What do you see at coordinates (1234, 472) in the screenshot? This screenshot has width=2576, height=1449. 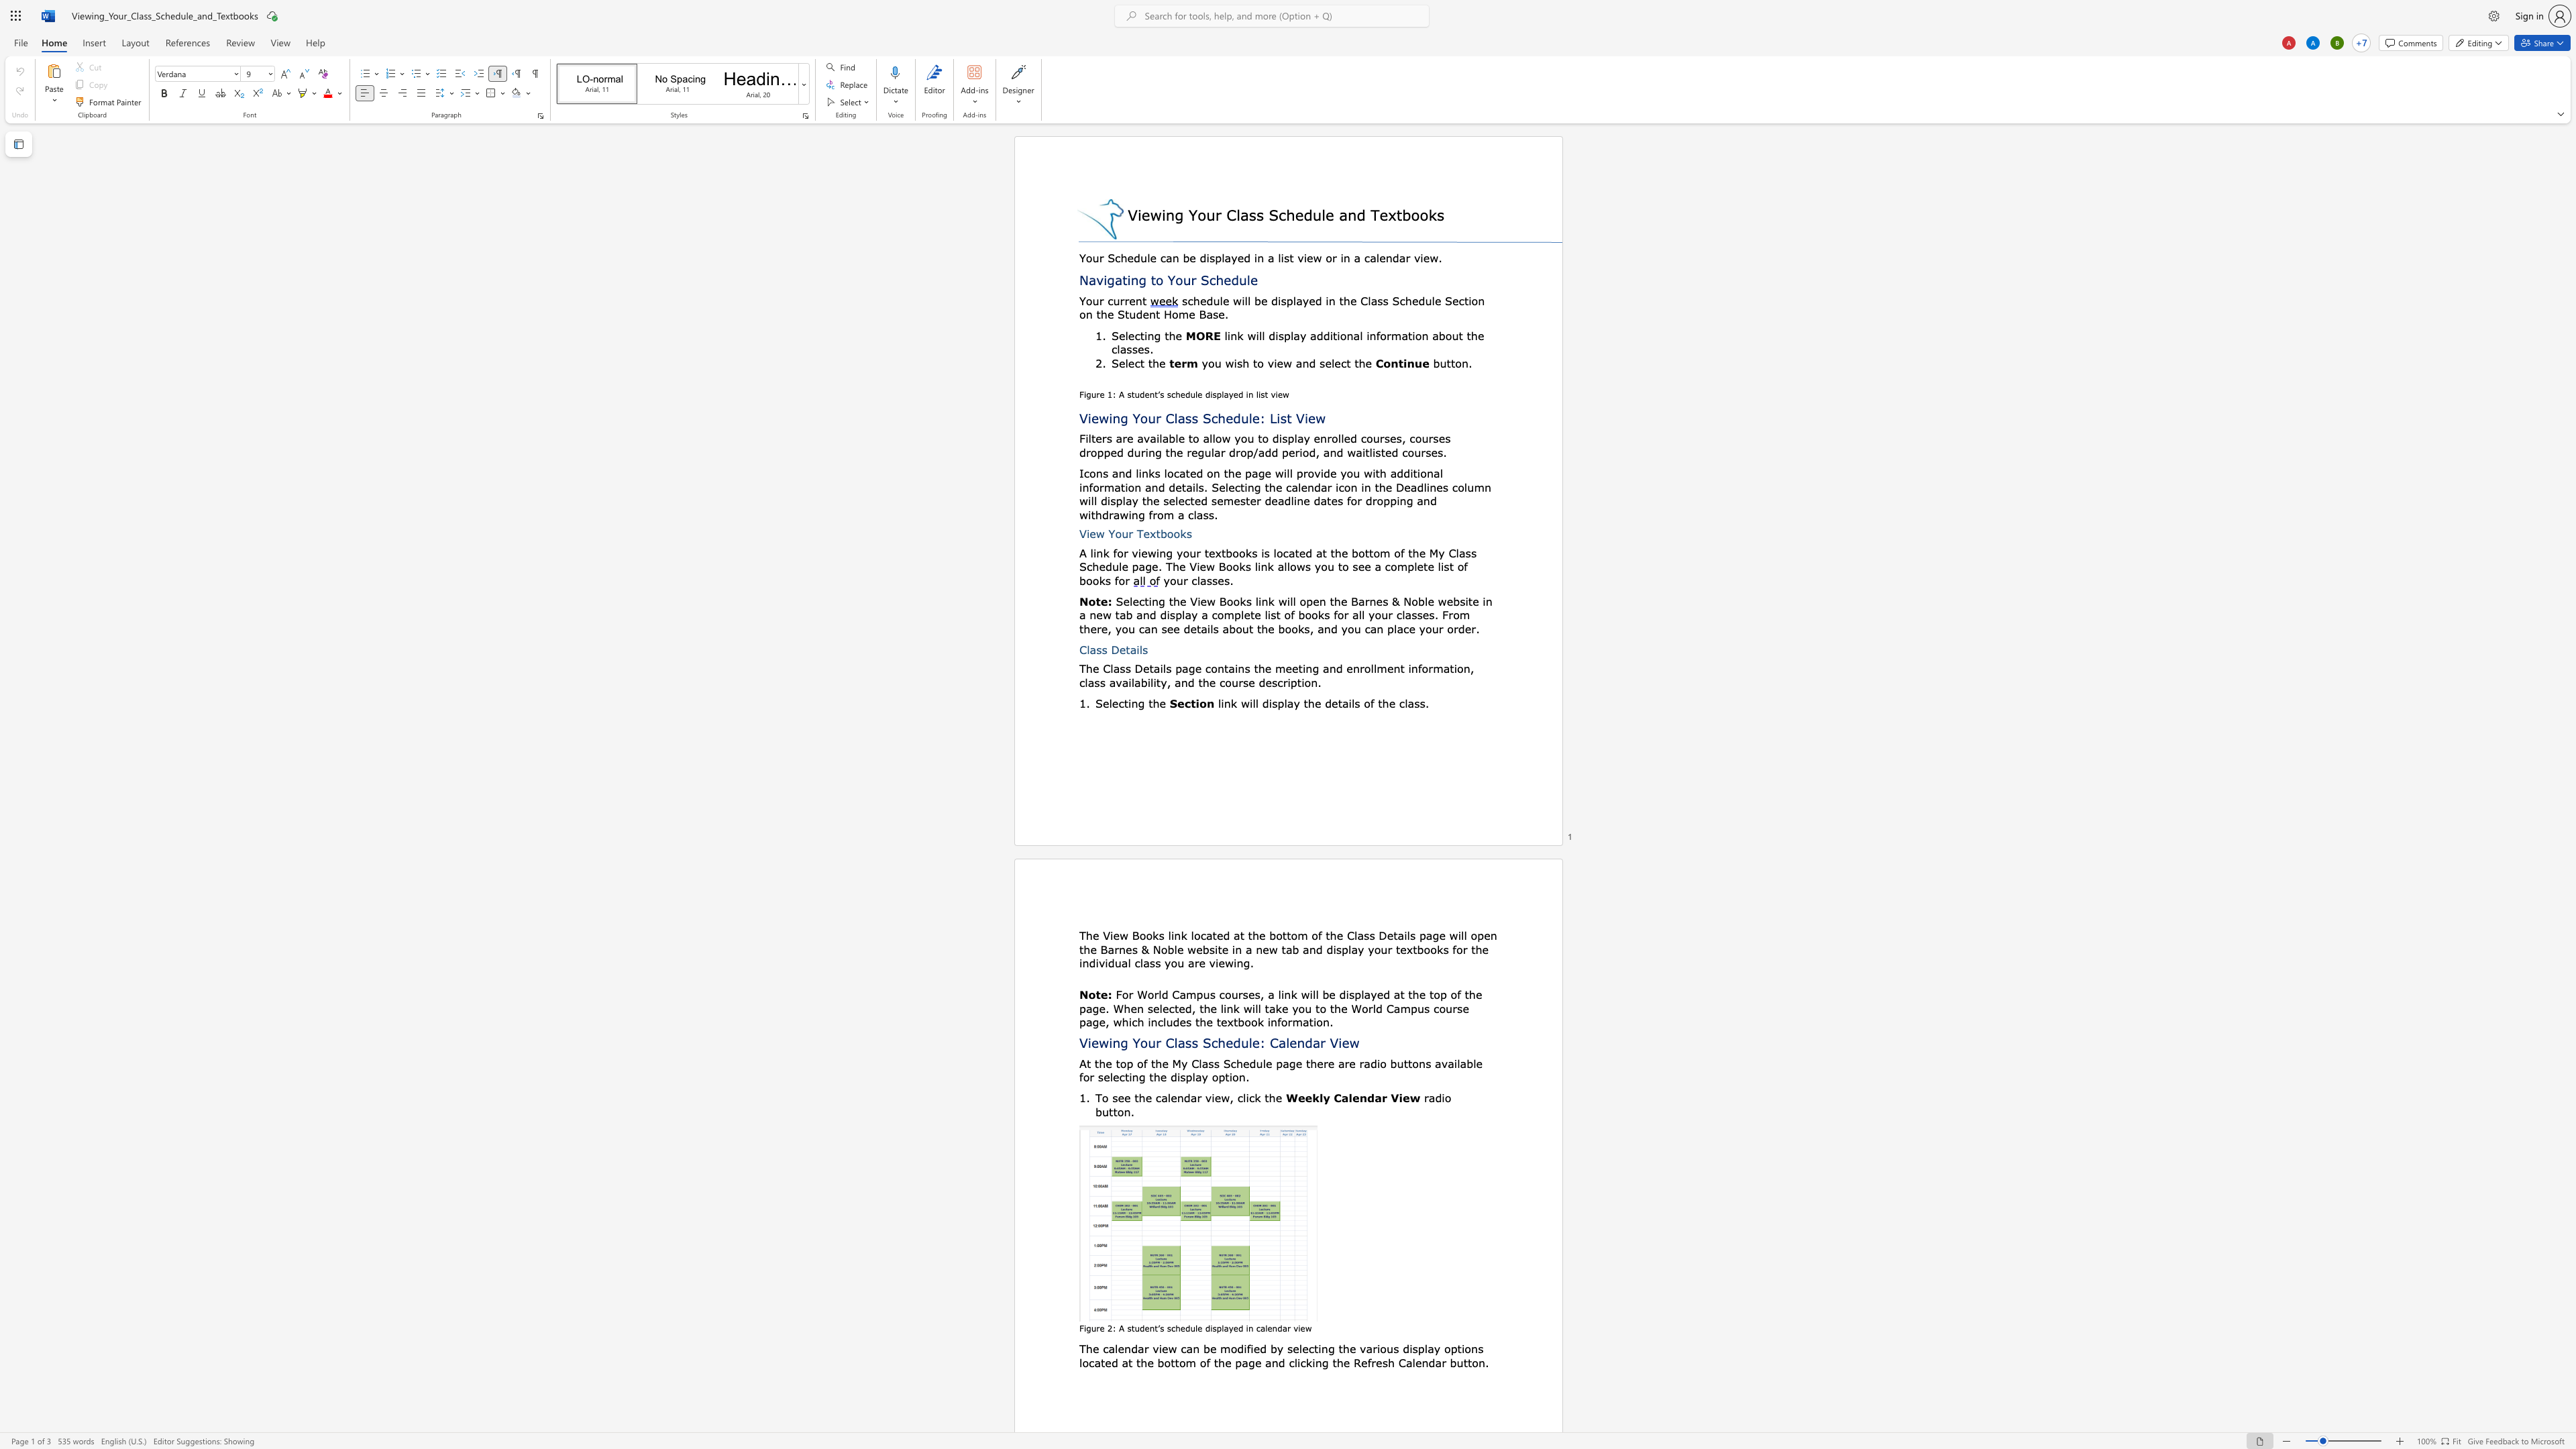 I see `the space between the continuous character "h" and "e" in the text` at bounding box center [1234, 472].